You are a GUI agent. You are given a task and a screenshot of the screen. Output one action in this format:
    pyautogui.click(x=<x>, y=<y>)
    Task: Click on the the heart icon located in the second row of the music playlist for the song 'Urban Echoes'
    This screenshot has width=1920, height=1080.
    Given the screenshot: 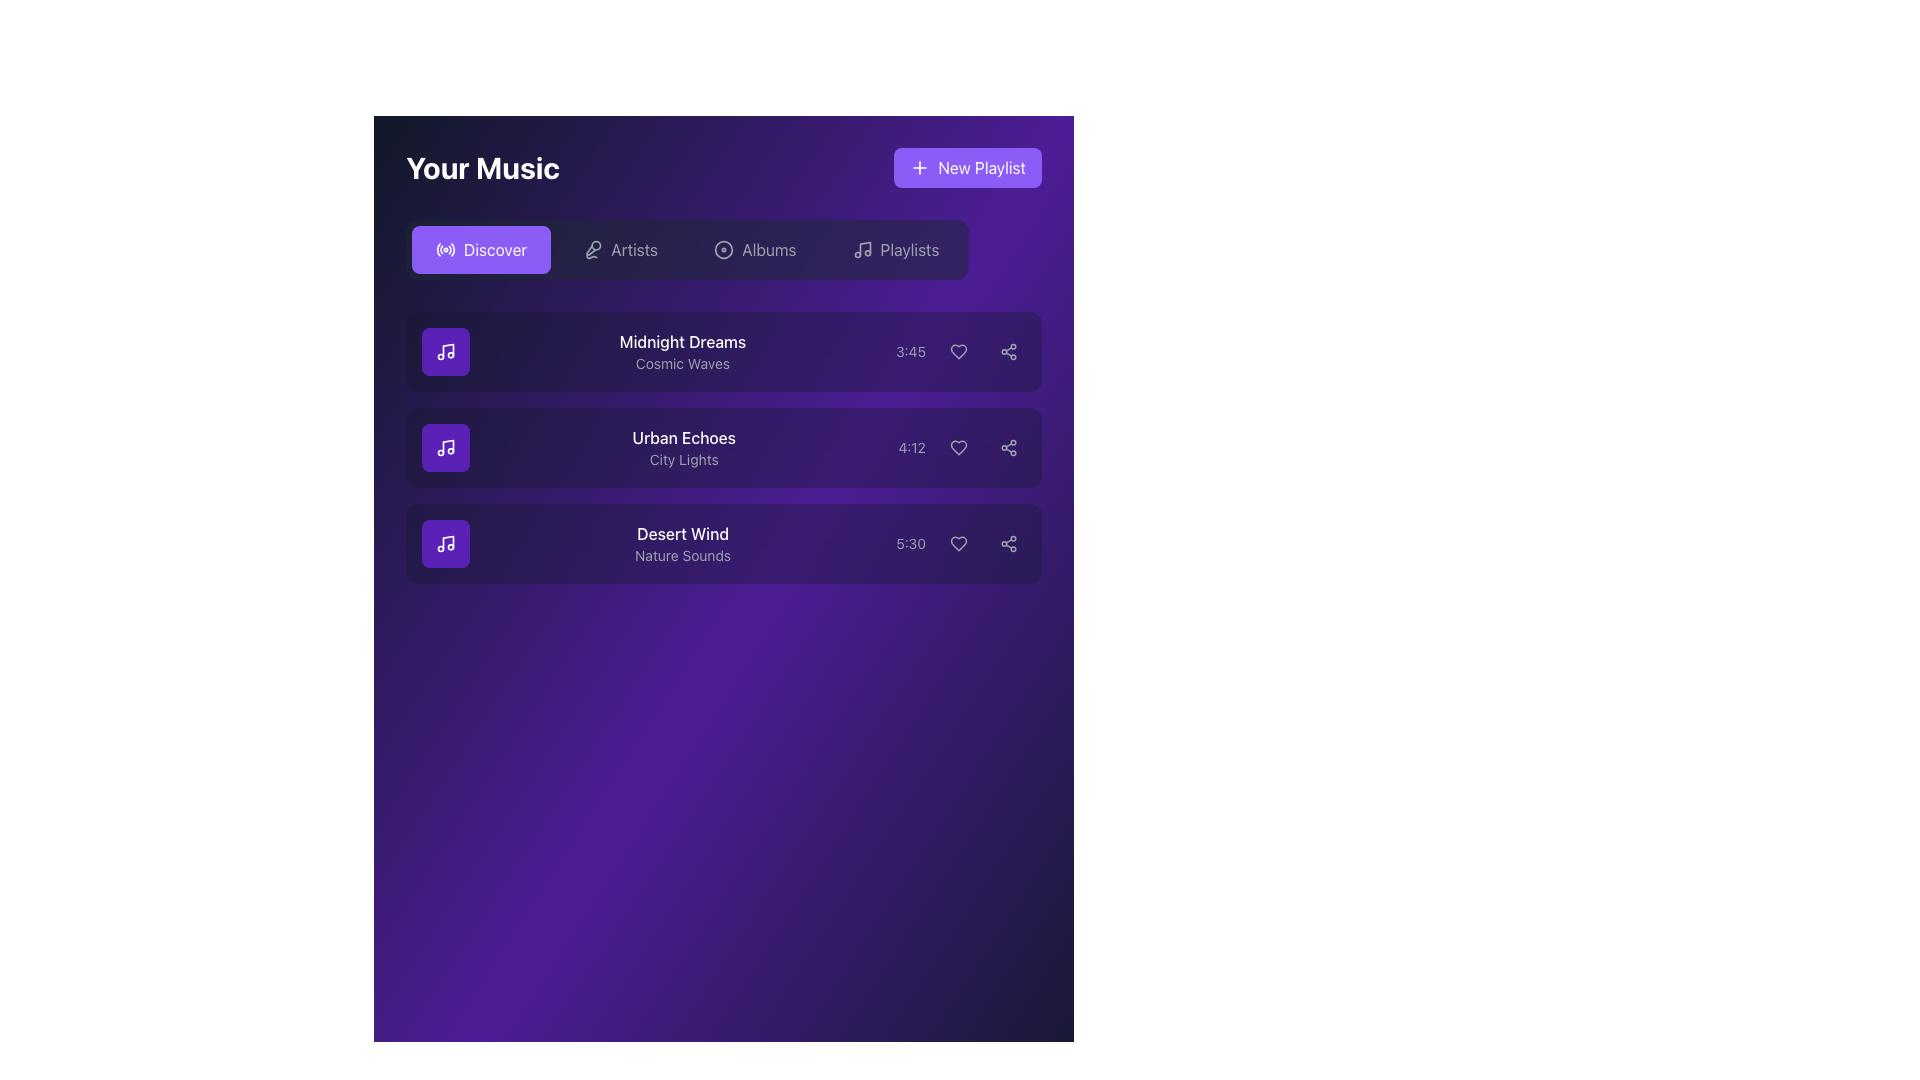 What is the action you would take?
    pyautogui.click(x=958, y=446)
    